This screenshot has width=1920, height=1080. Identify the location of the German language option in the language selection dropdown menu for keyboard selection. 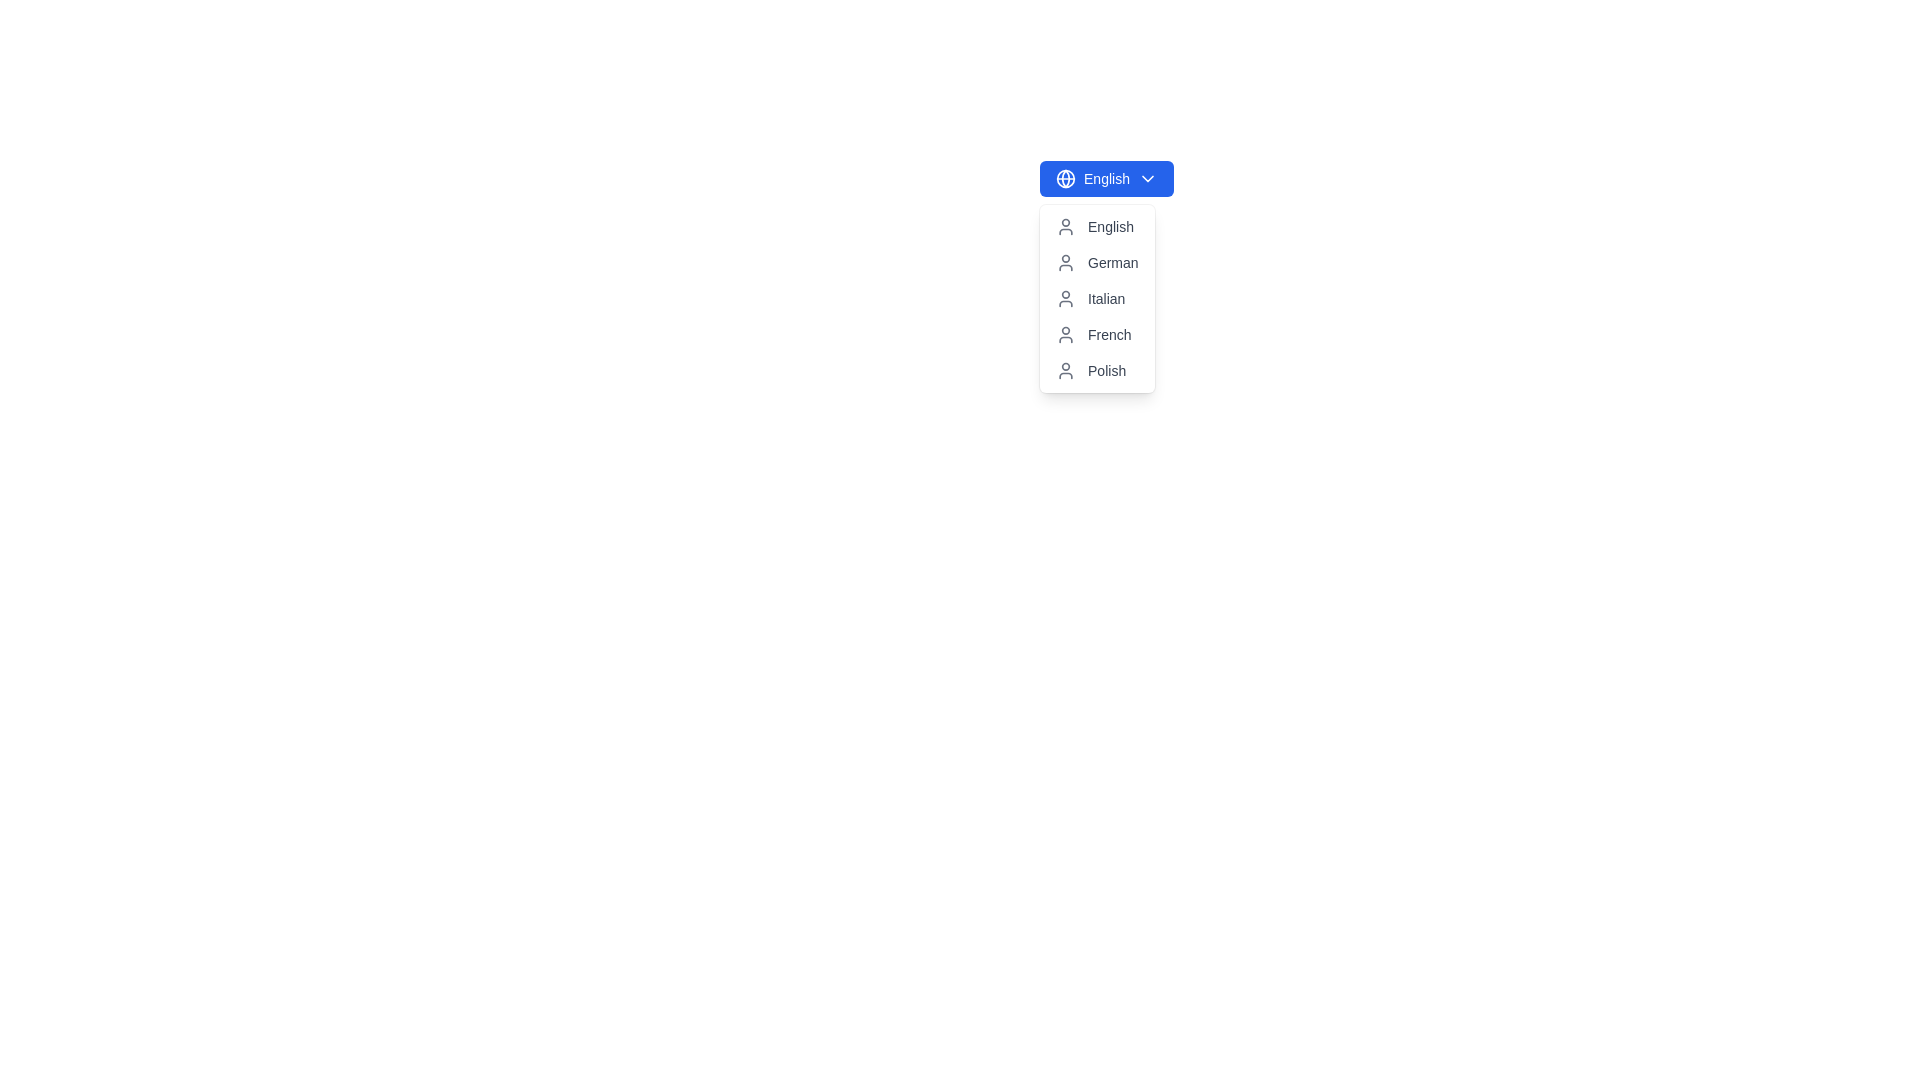
(1096, 261).